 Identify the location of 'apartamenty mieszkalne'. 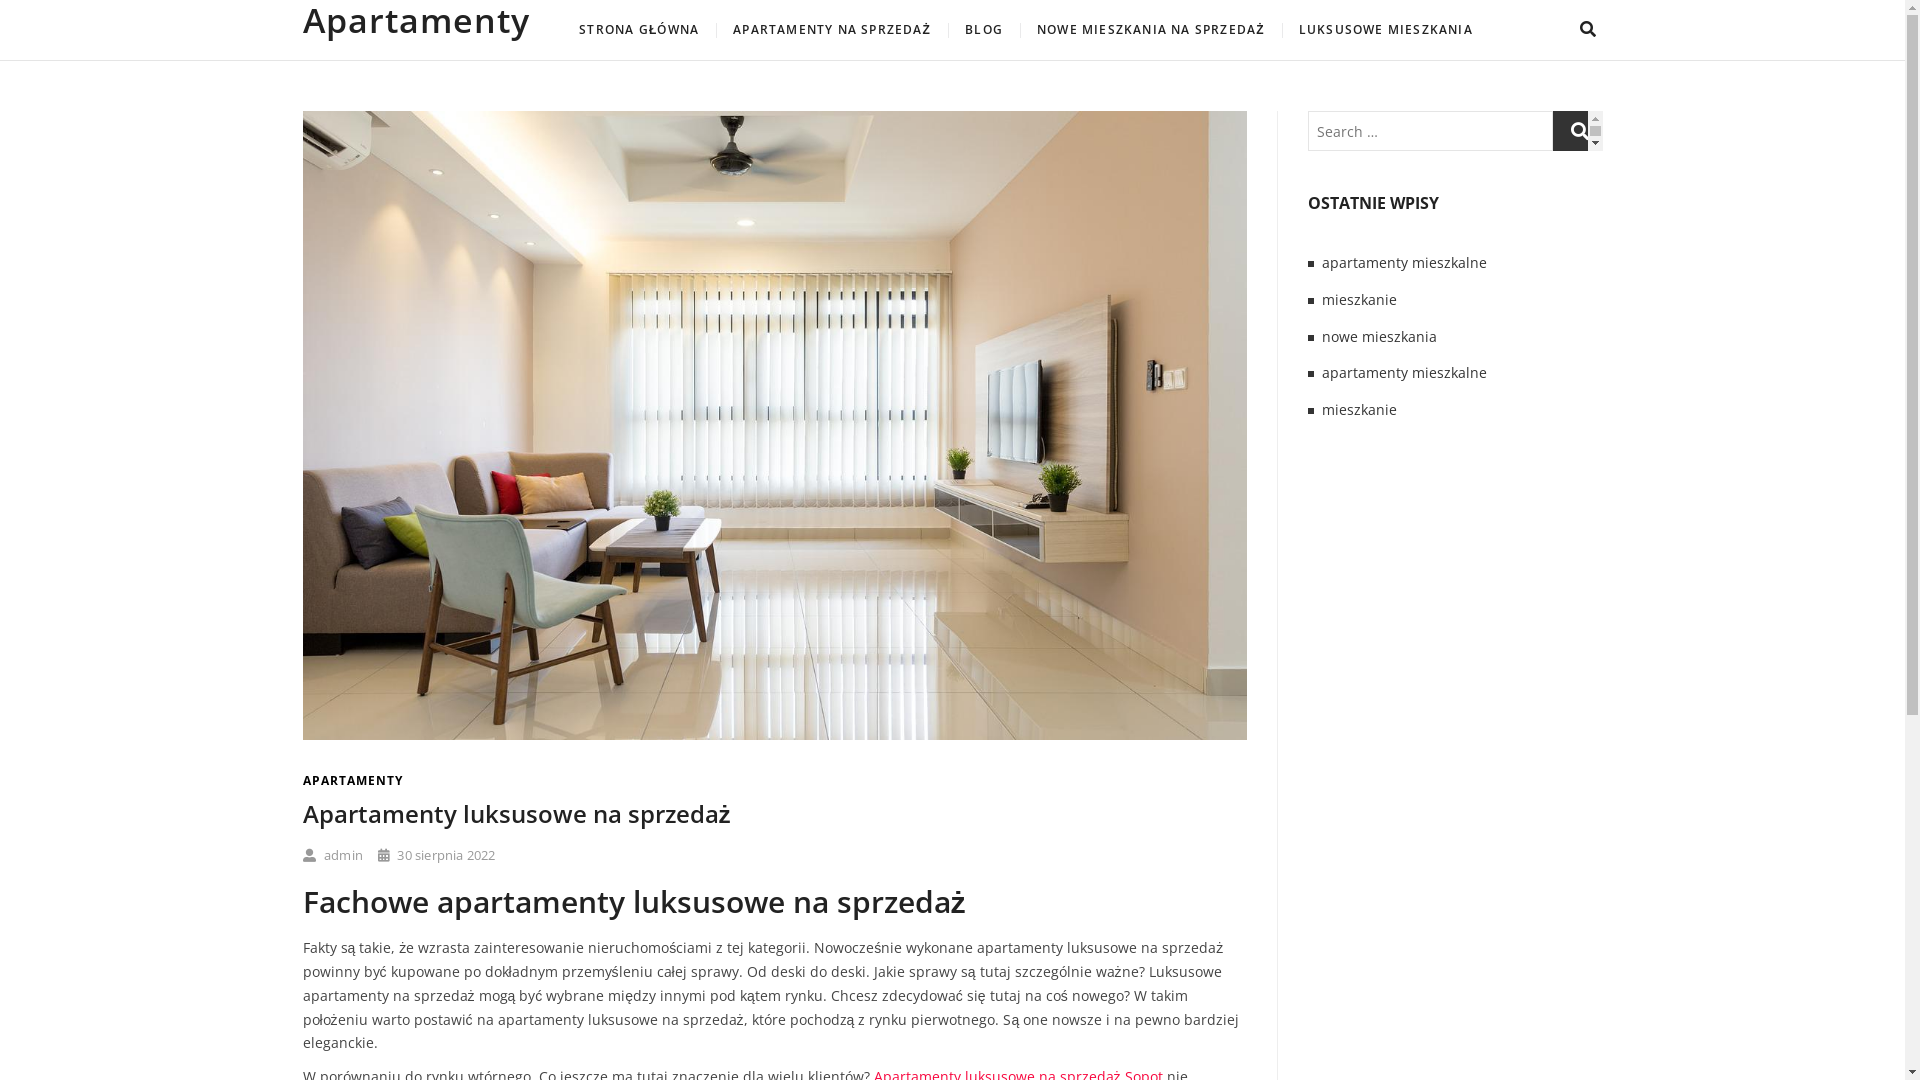
(1321, 261).